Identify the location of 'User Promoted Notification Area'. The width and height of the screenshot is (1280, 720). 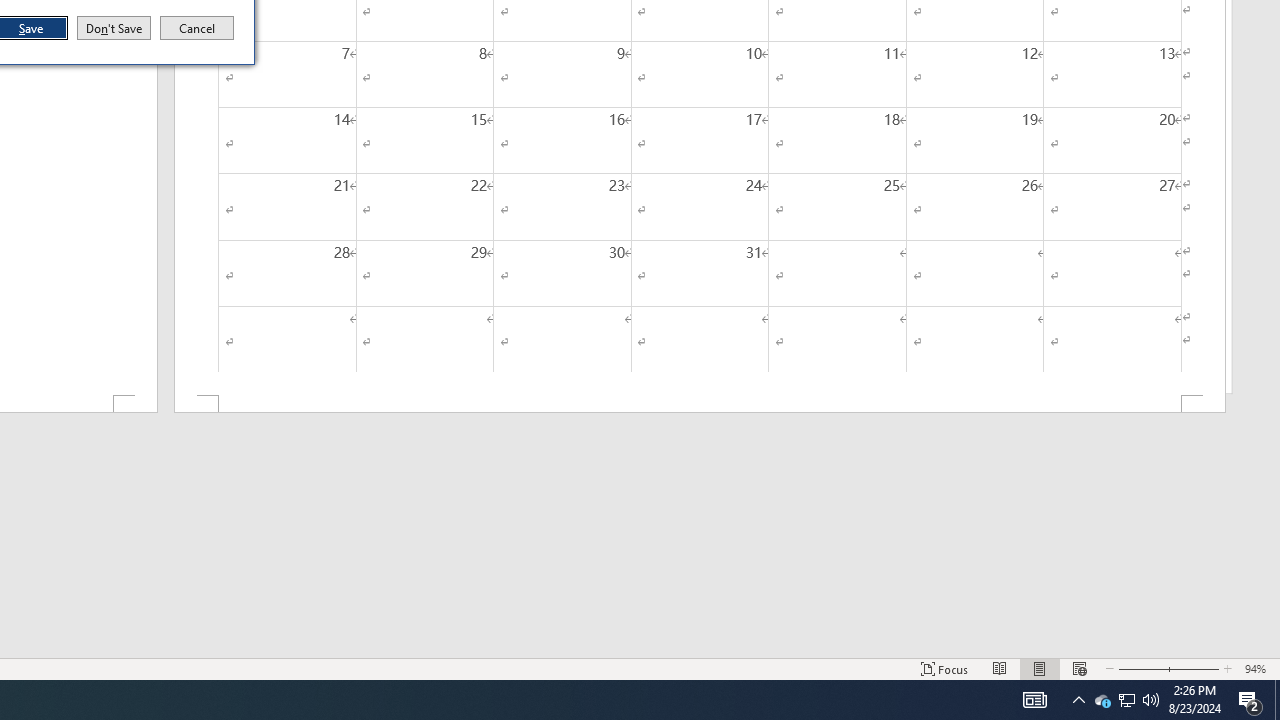
(1127, 698).